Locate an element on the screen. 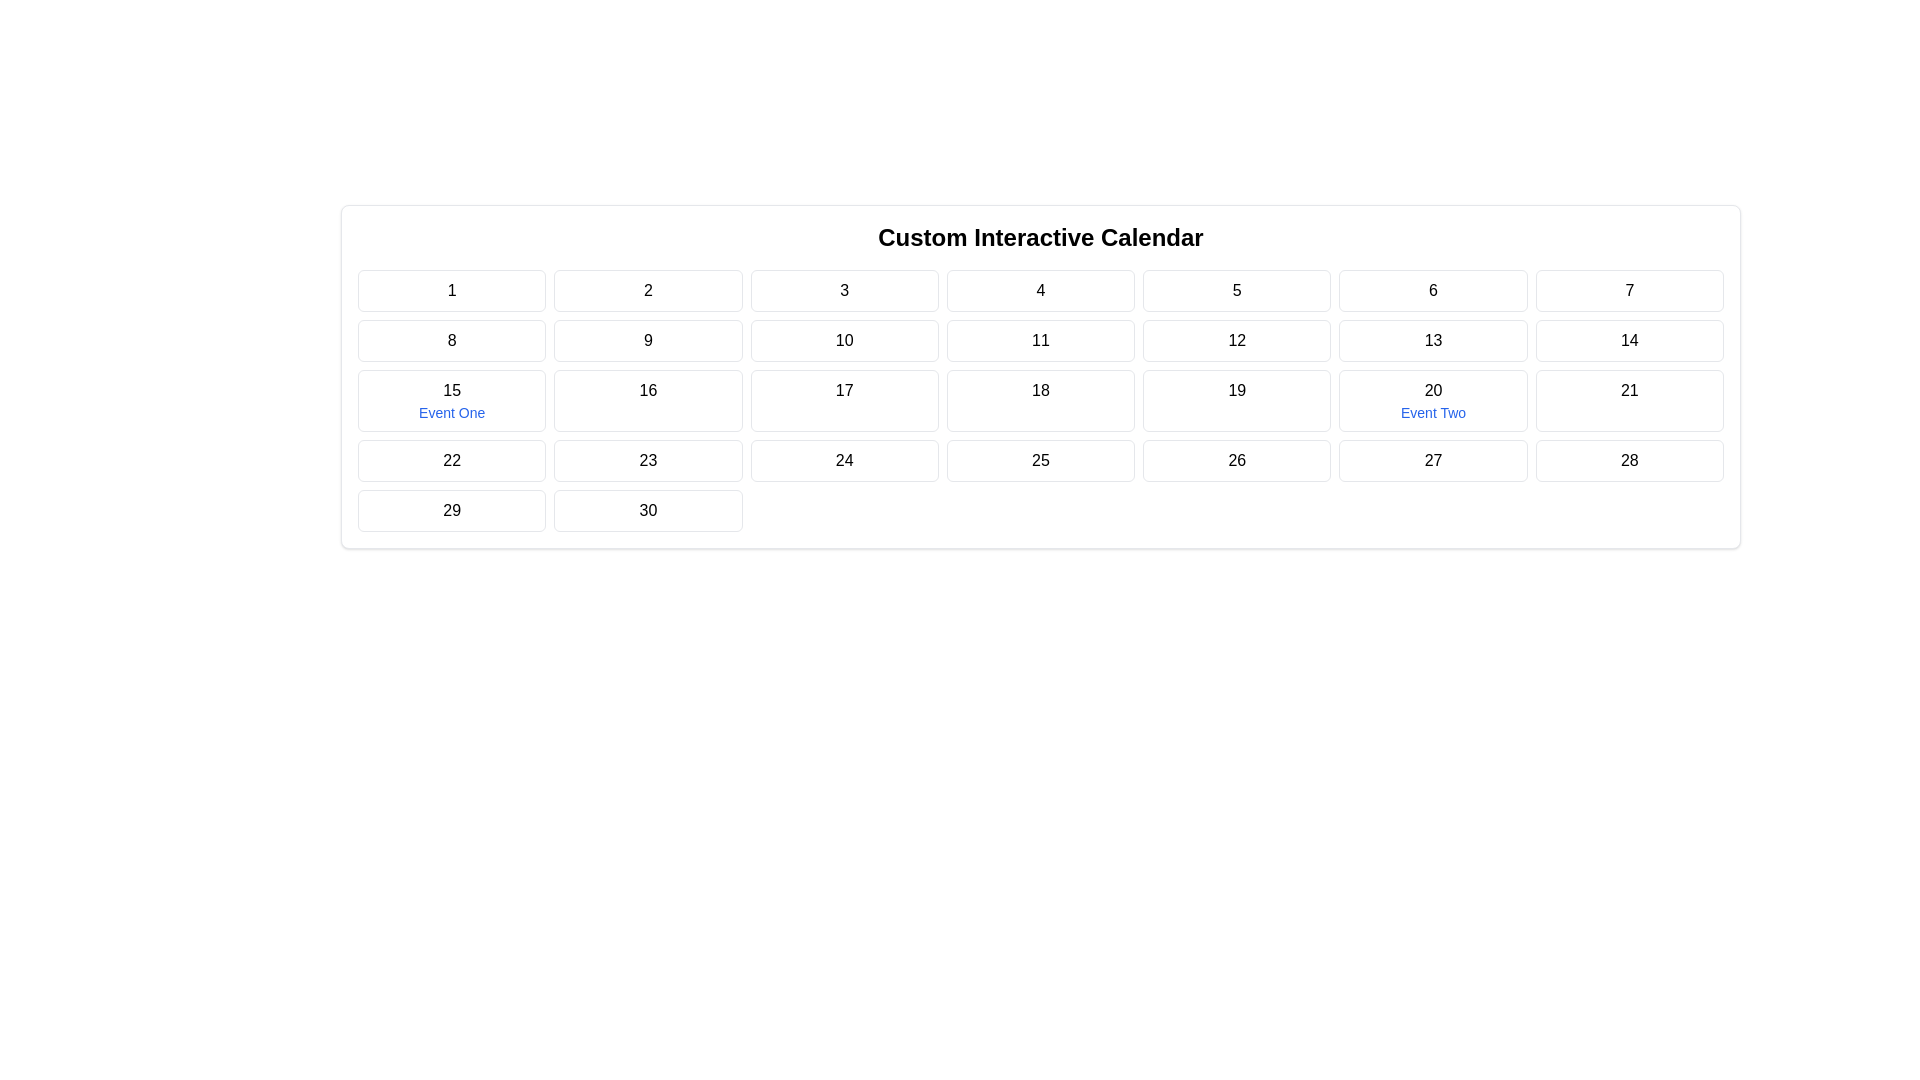  the Static Display Element displaying the number '13' located in the second row, sixth column of the grid layout is located at coordinates (1432, 339).